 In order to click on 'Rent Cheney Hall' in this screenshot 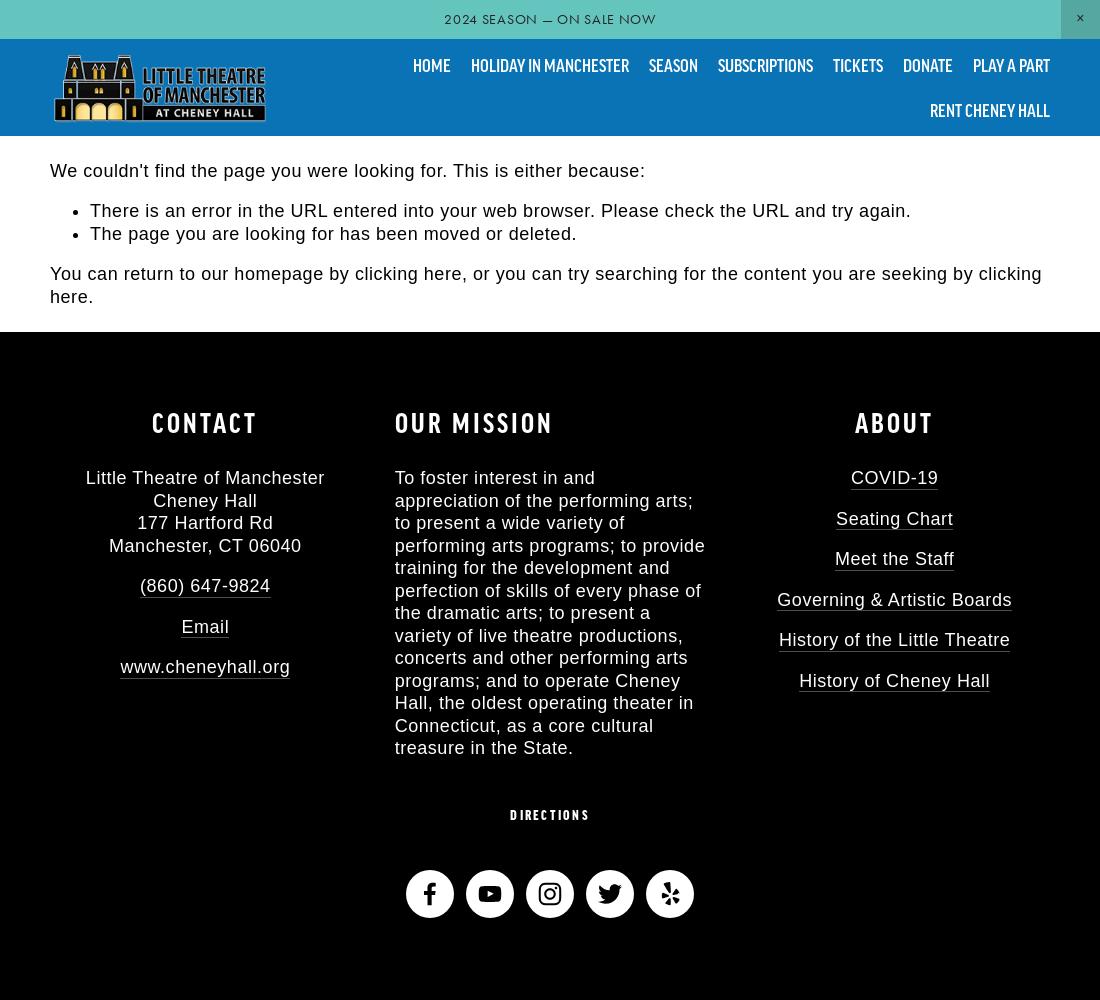, I will do `click(989, 108)`.